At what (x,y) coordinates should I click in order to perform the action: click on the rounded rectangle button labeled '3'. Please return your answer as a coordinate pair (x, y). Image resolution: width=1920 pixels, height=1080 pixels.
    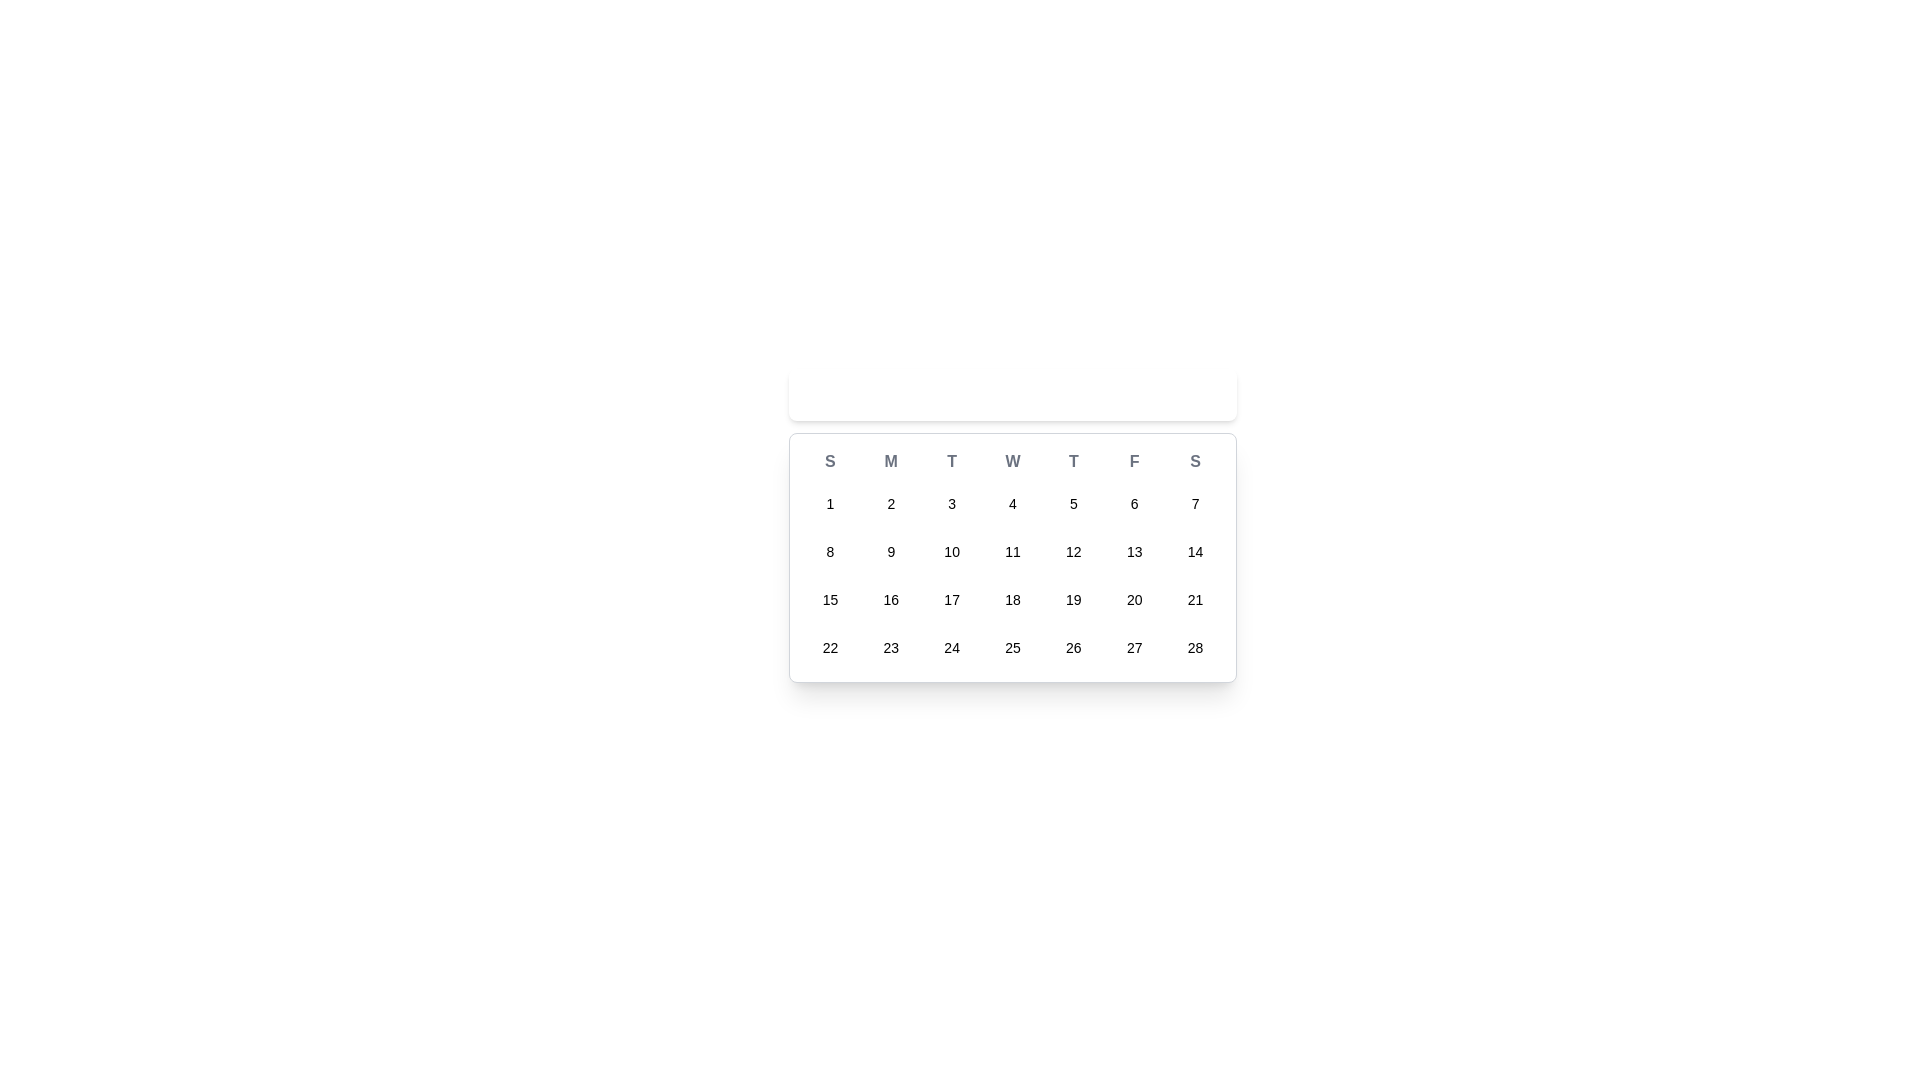
    Looking at the image, I should click on (951, 503).